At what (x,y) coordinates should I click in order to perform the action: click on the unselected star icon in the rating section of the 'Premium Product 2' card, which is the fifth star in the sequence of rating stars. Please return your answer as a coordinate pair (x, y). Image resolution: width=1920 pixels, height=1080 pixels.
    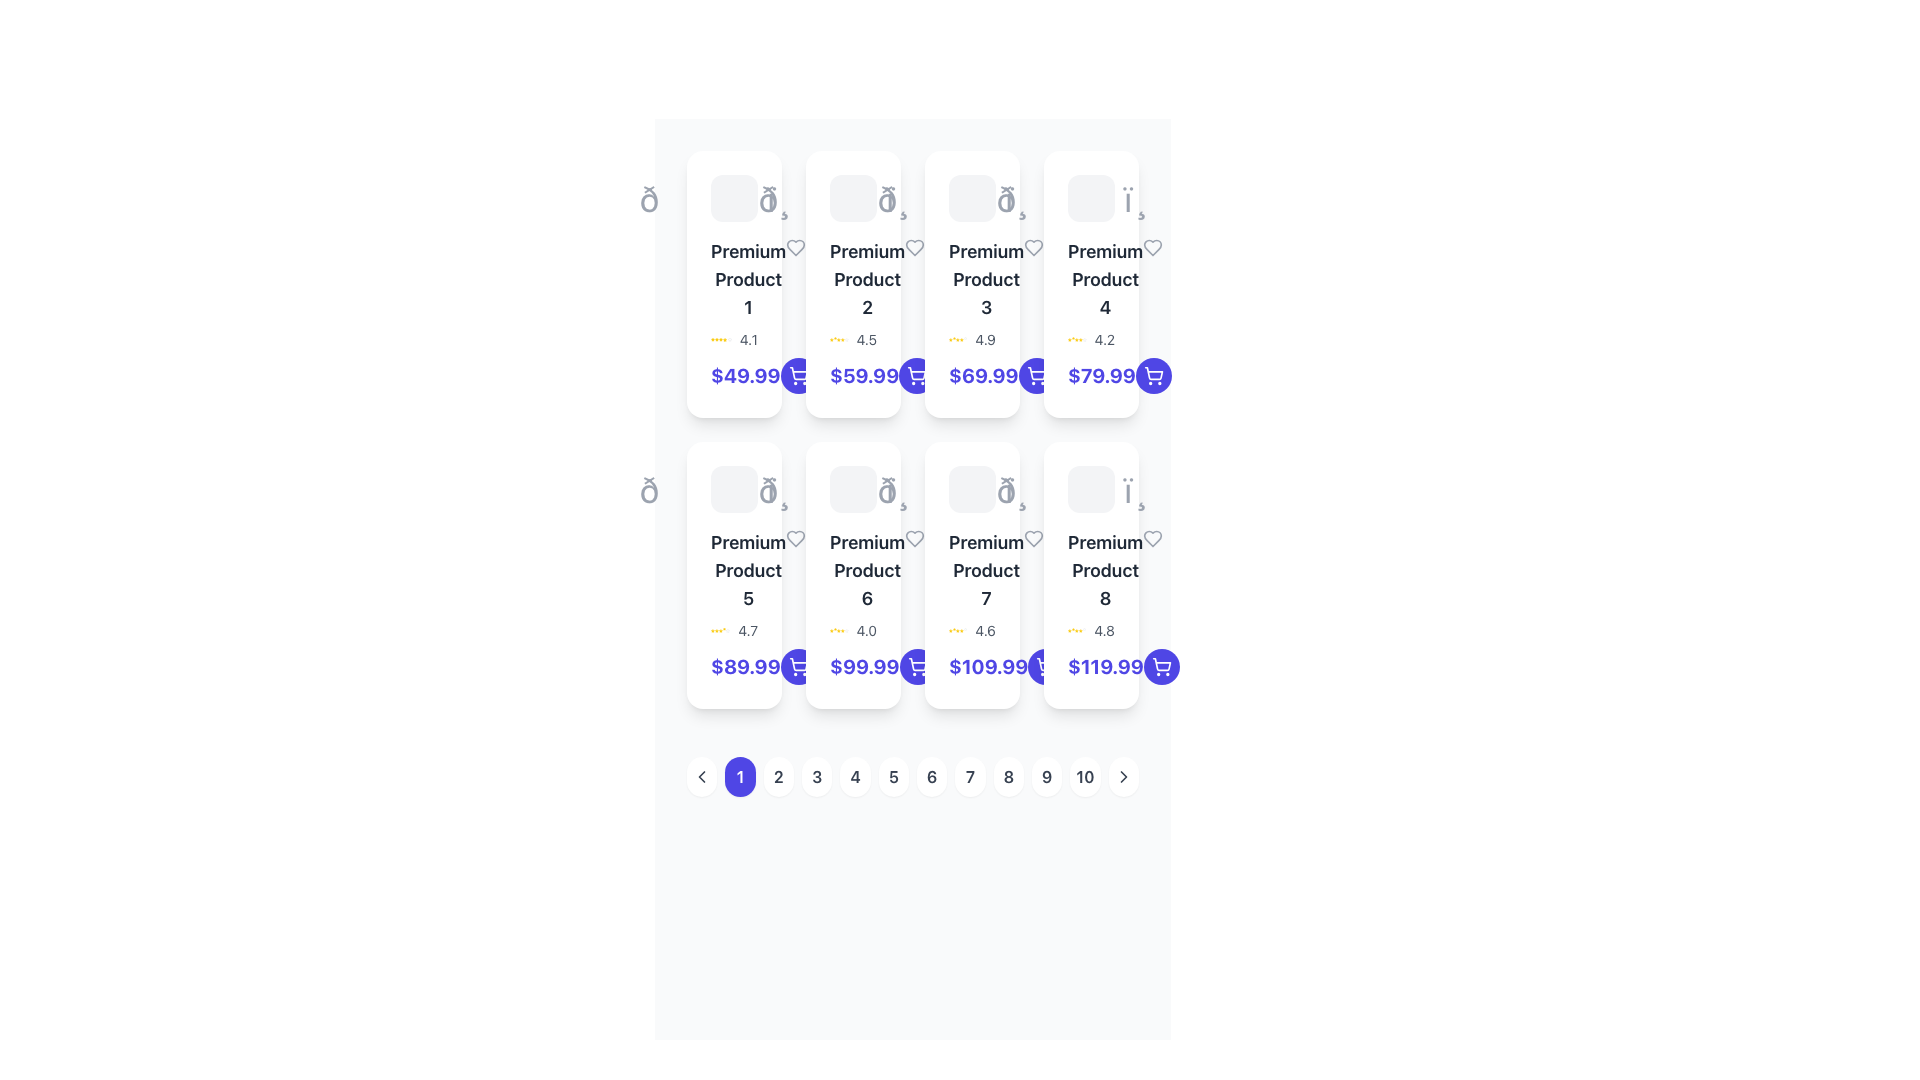
    Looking at the image, I should click on (846, 338).